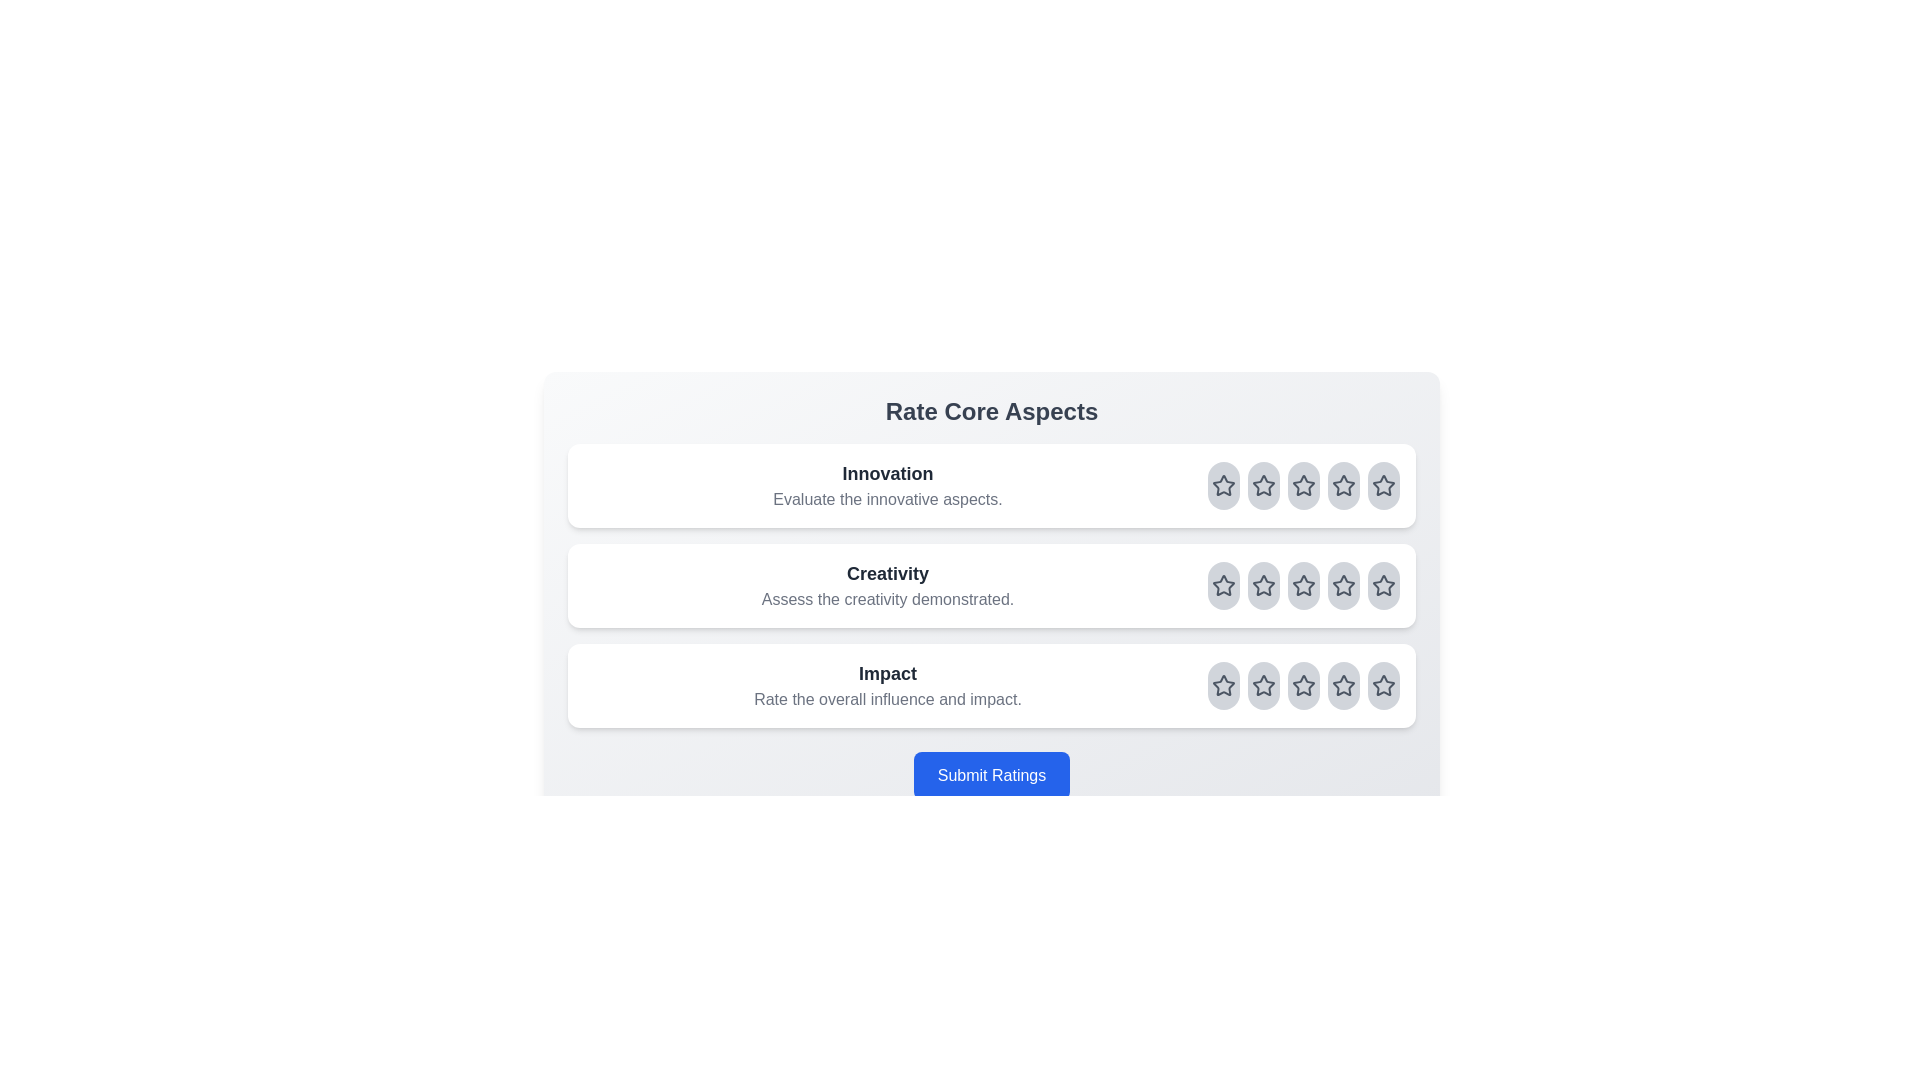 Image resolution: width=1920 pixels, height=1080 pixels. What do you see at coordinates (1304, 585) in the screenshot?
I see `the rating for the aspect Creativity to 3 stars by clicking on the corresponding star` at bounding box center [1304, 585].